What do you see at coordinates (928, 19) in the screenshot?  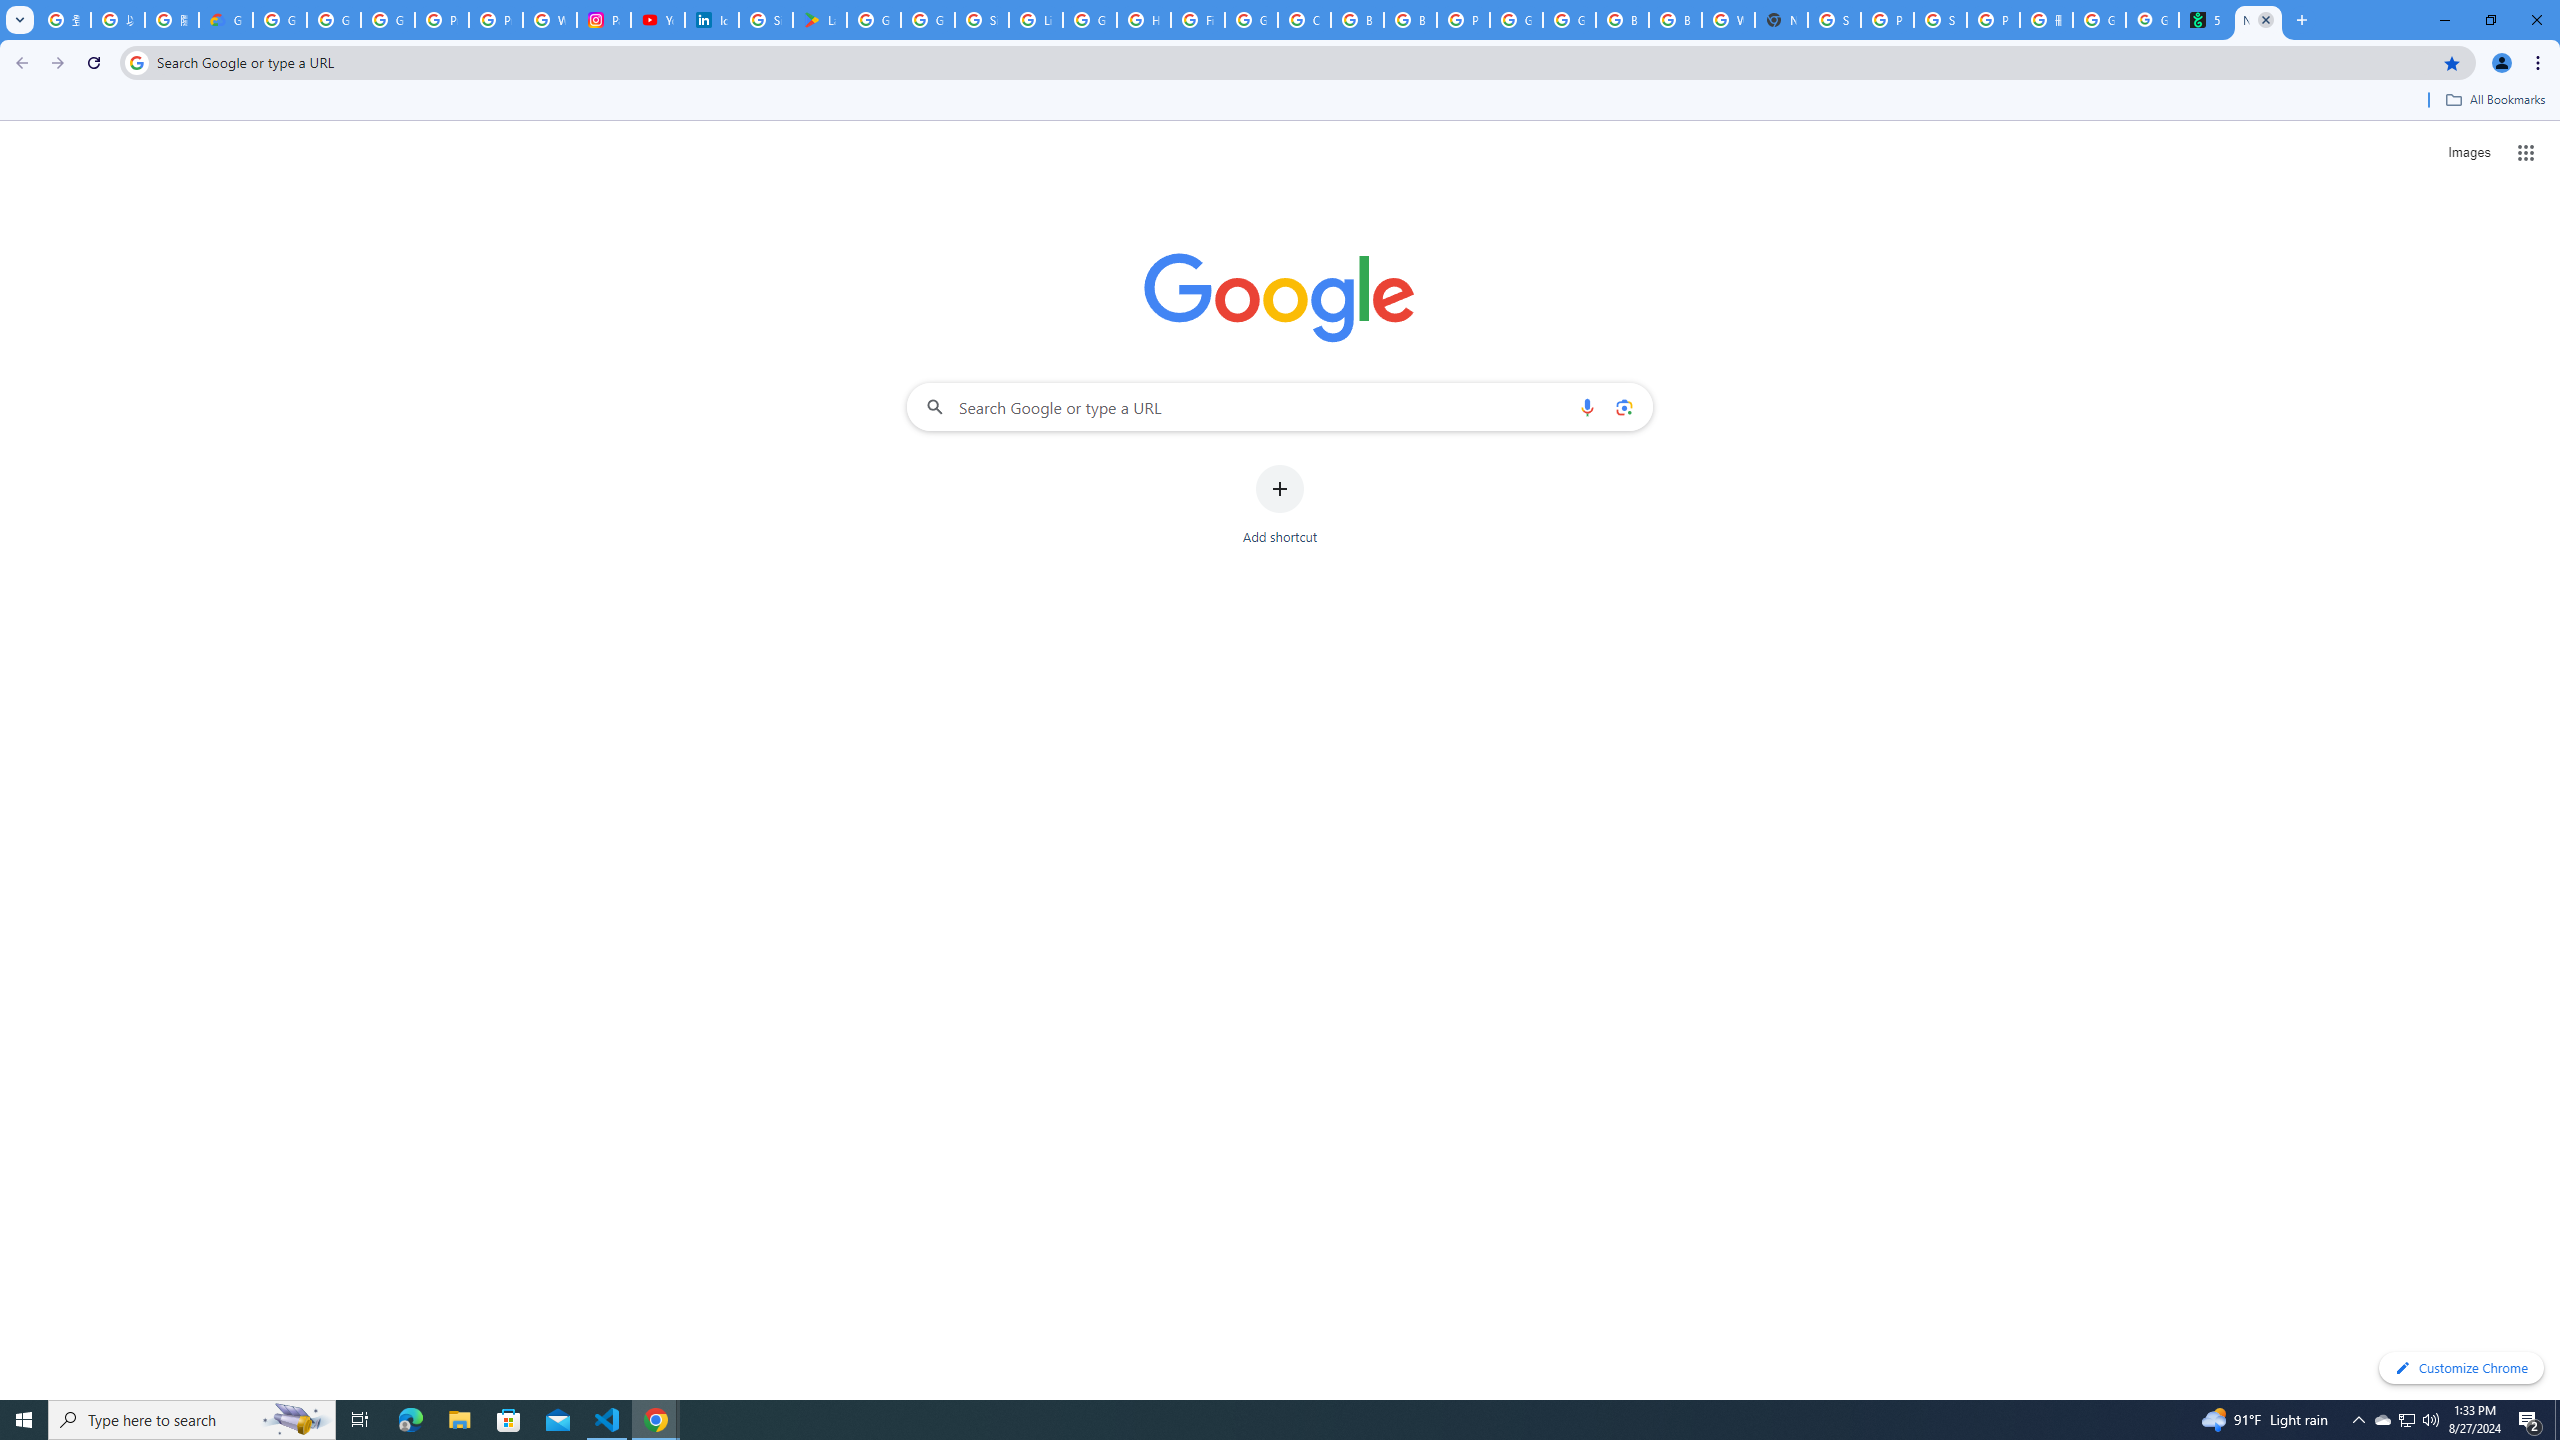 I see `'Google Workspace - Specific Terms'` at bounding box center [928, 19].